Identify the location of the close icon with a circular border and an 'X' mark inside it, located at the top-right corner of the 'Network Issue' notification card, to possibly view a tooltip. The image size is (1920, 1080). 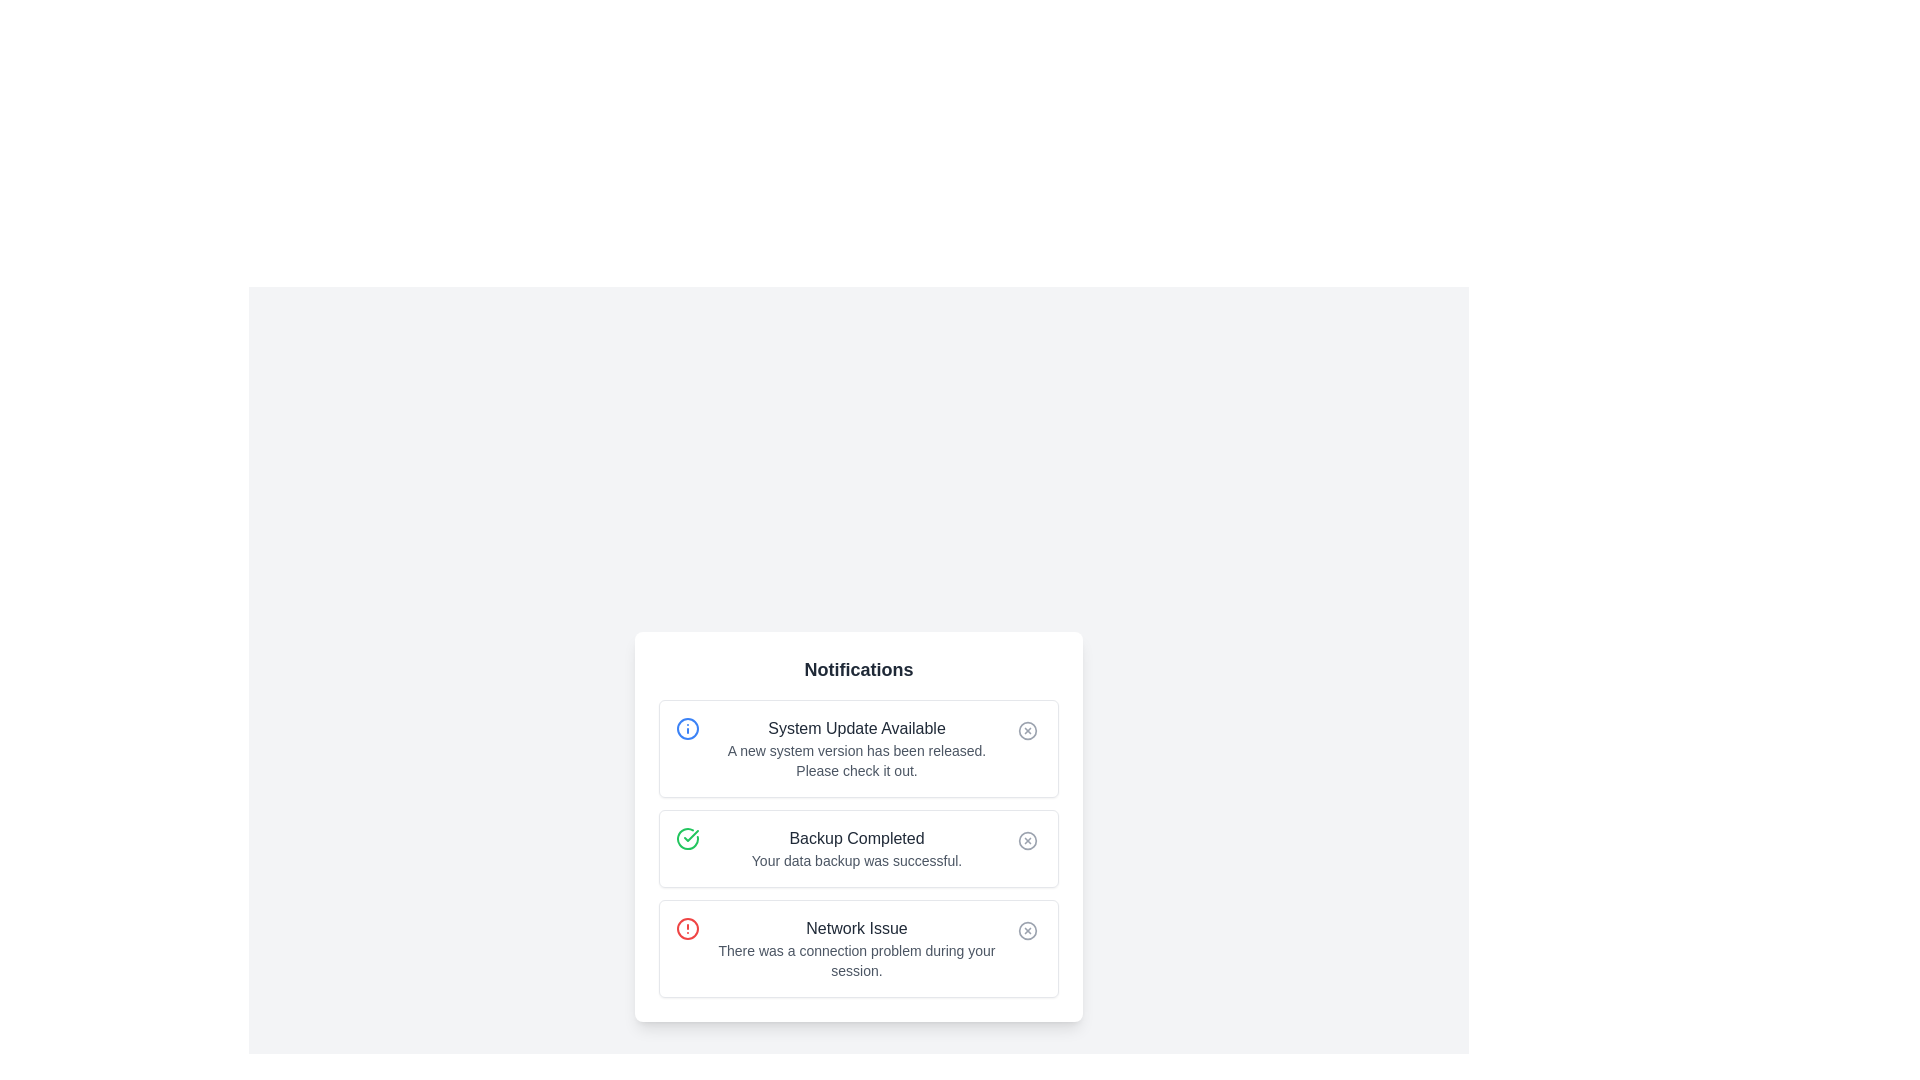
(1027, 930).